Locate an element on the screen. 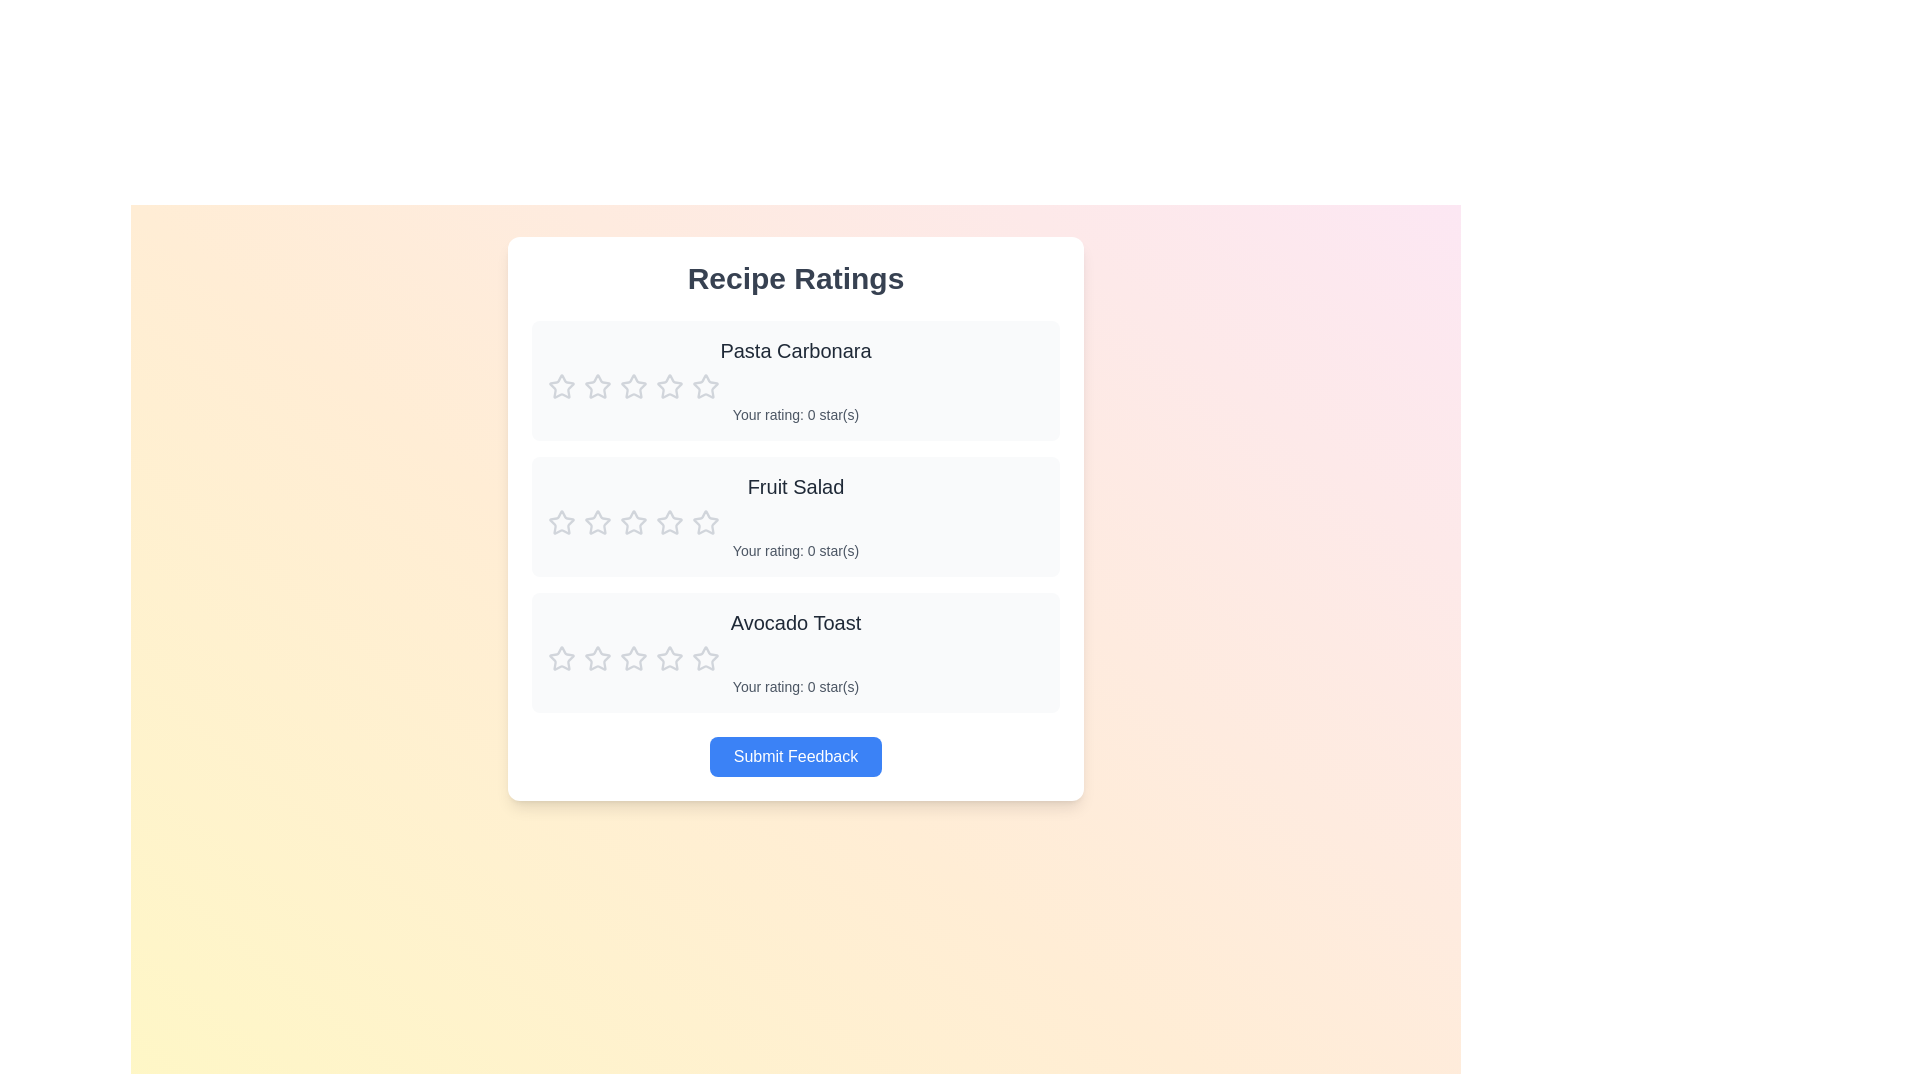  the static text label displaying 'Your rating: 0 star(s)', which is styled minimally and located below the star icons in the rating interface for 'Pasta Carbonara' is located at coordinates (795, 414).